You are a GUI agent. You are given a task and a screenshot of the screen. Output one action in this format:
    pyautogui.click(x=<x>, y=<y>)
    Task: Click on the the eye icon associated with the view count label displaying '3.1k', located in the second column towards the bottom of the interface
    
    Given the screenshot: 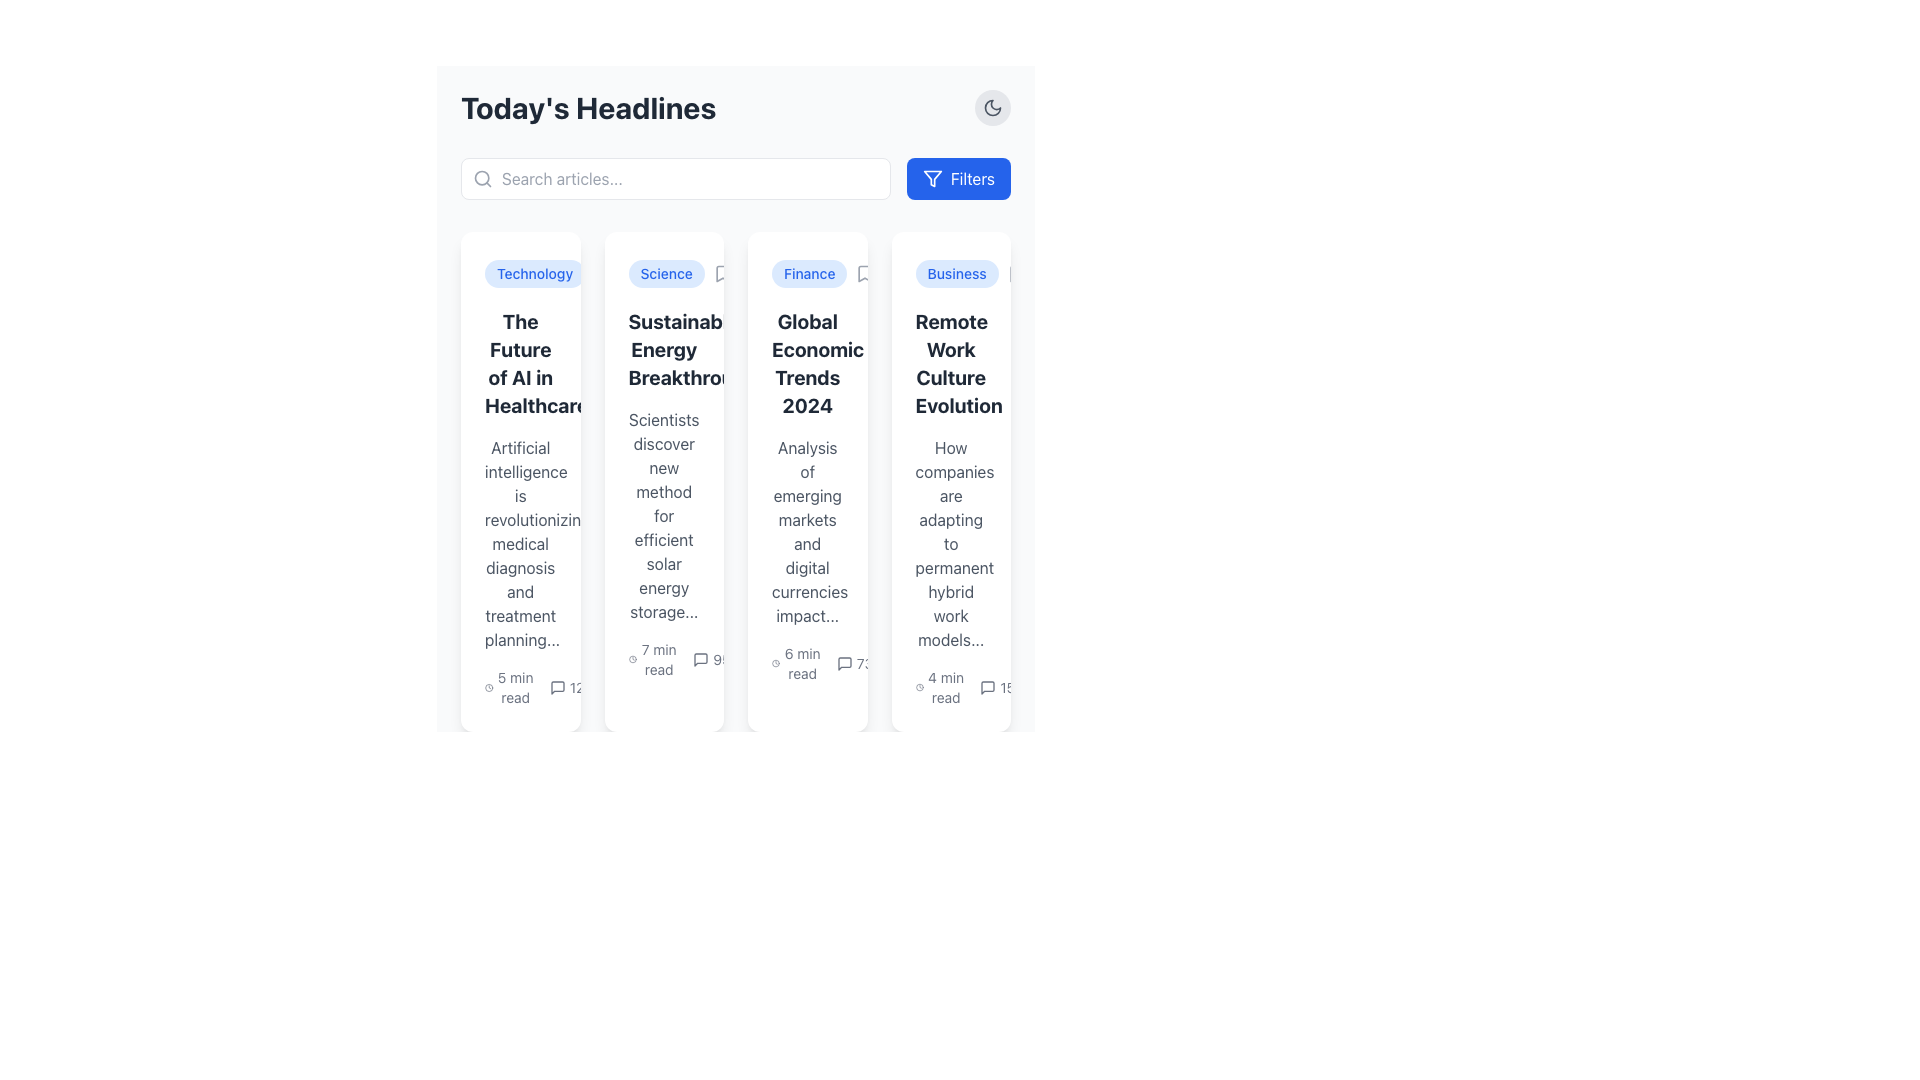 What is the action you would take?
    pyautogui.click(x=894, y=663)
    